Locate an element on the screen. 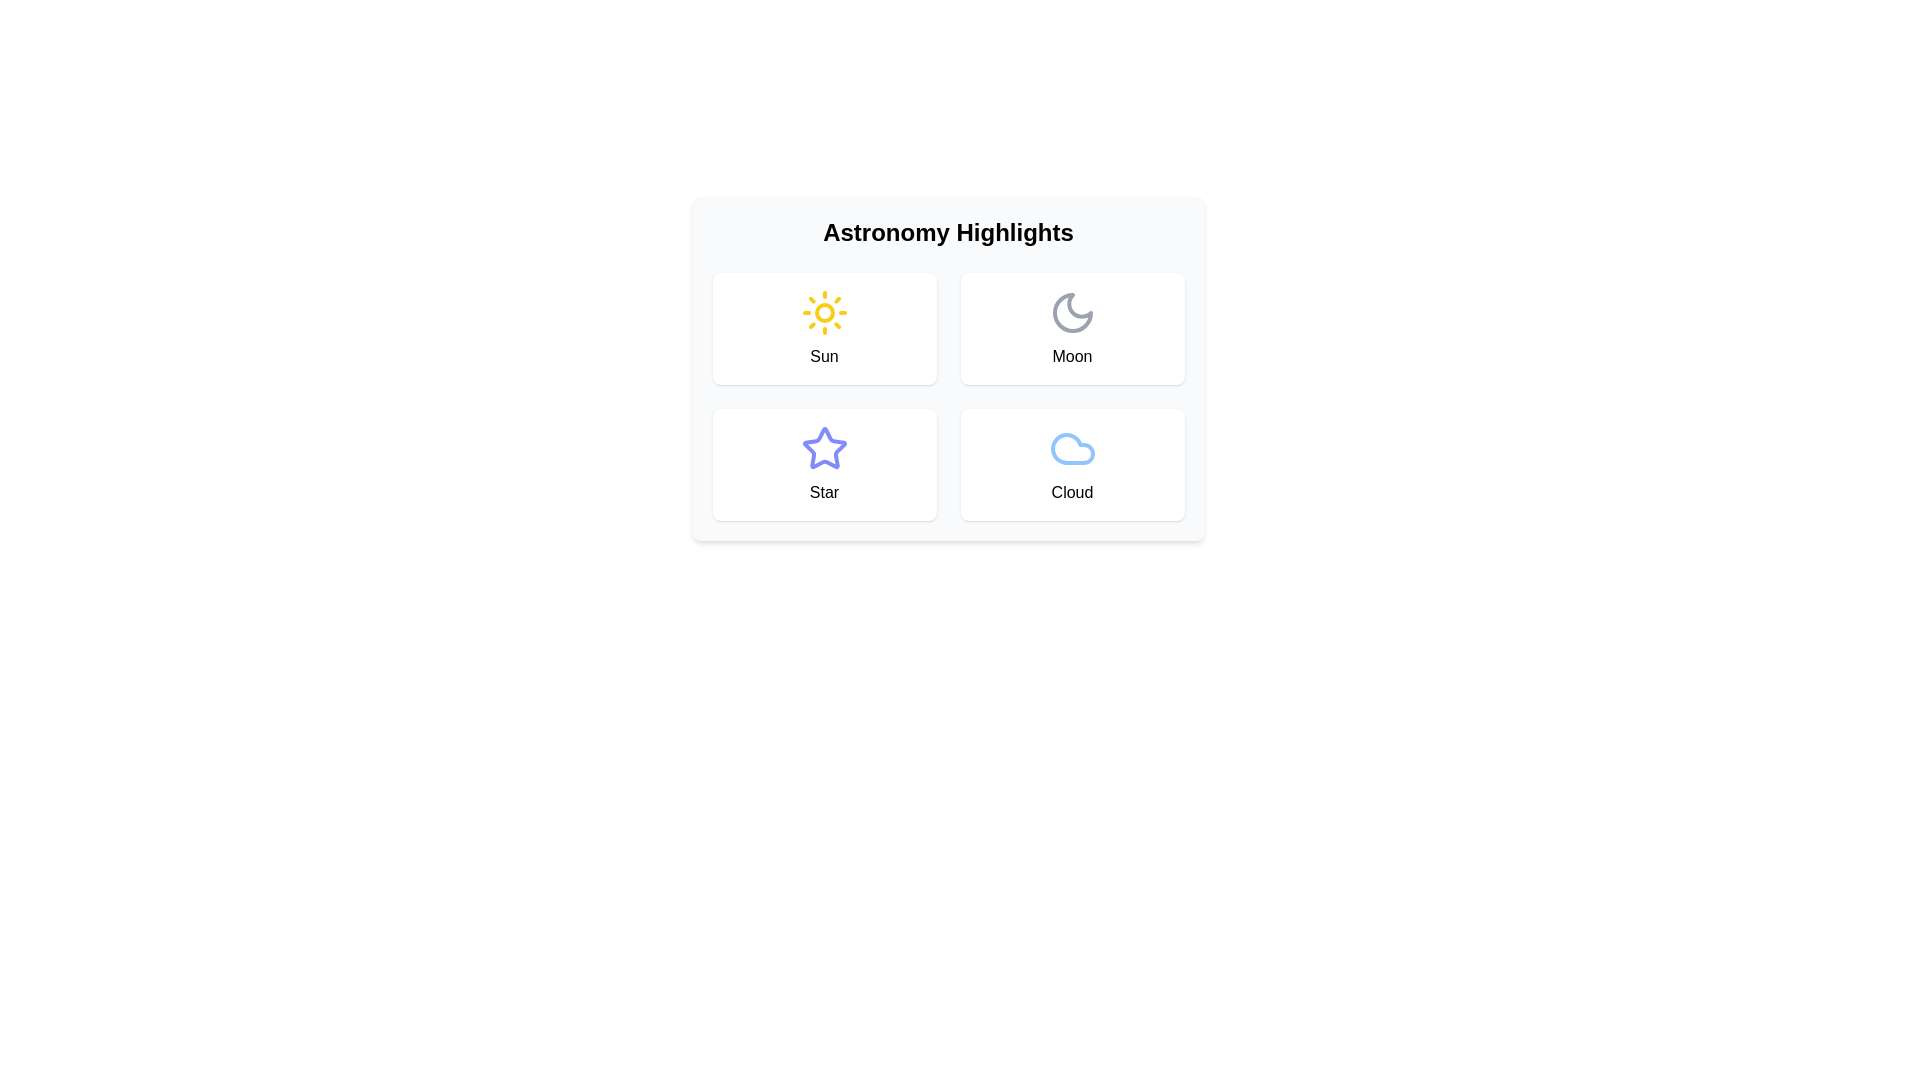 Image resolution: width=1920 pixels, height=1080 pixels. the cloud-shaped icon with a soft blue outline located in the bottom-right corner of the 'Astronomy Highlights' grid, which is part of the 'Cloud' section is located at coordinates (1071, 447).